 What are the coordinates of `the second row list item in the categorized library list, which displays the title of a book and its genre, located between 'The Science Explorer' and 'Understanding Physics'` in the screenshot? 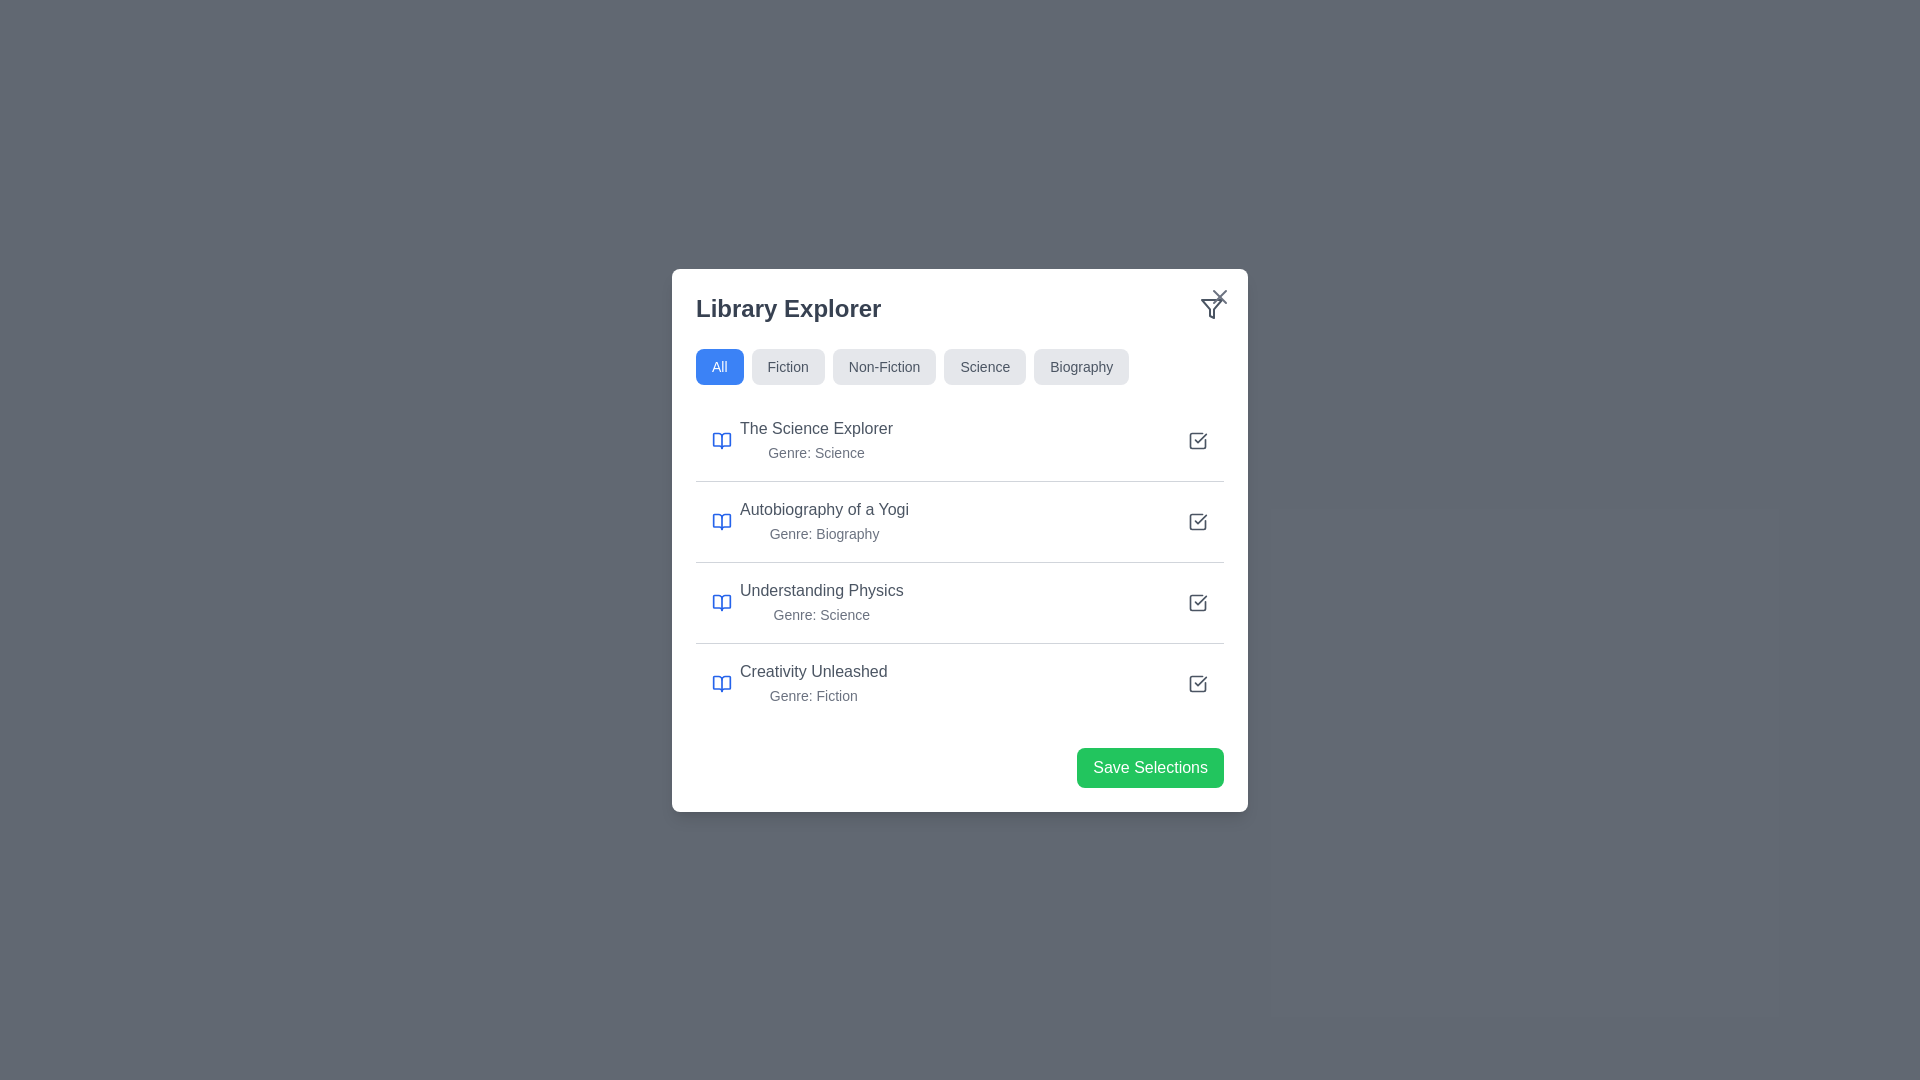 It's located at (960, 562).